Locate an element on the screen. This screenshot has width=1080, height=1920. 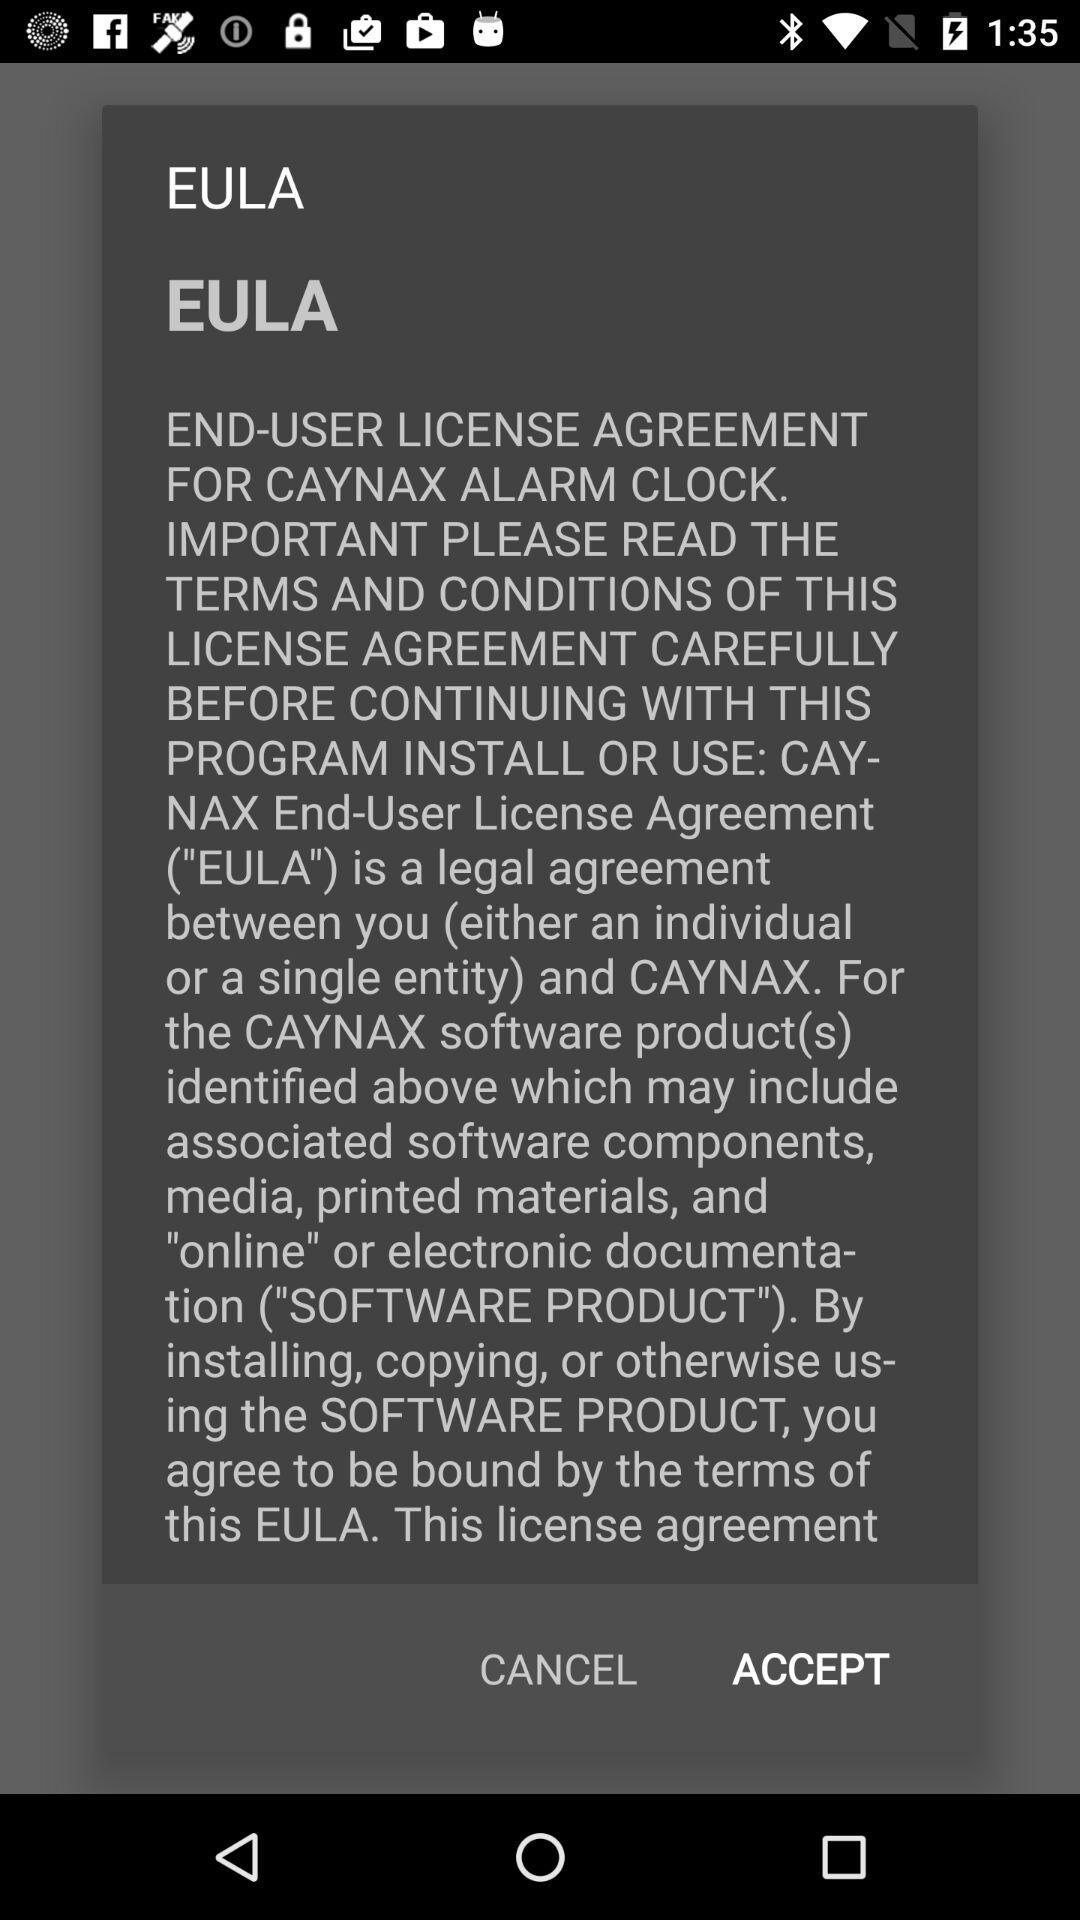
icon at the bottom is located at coordinates (558, 1668).